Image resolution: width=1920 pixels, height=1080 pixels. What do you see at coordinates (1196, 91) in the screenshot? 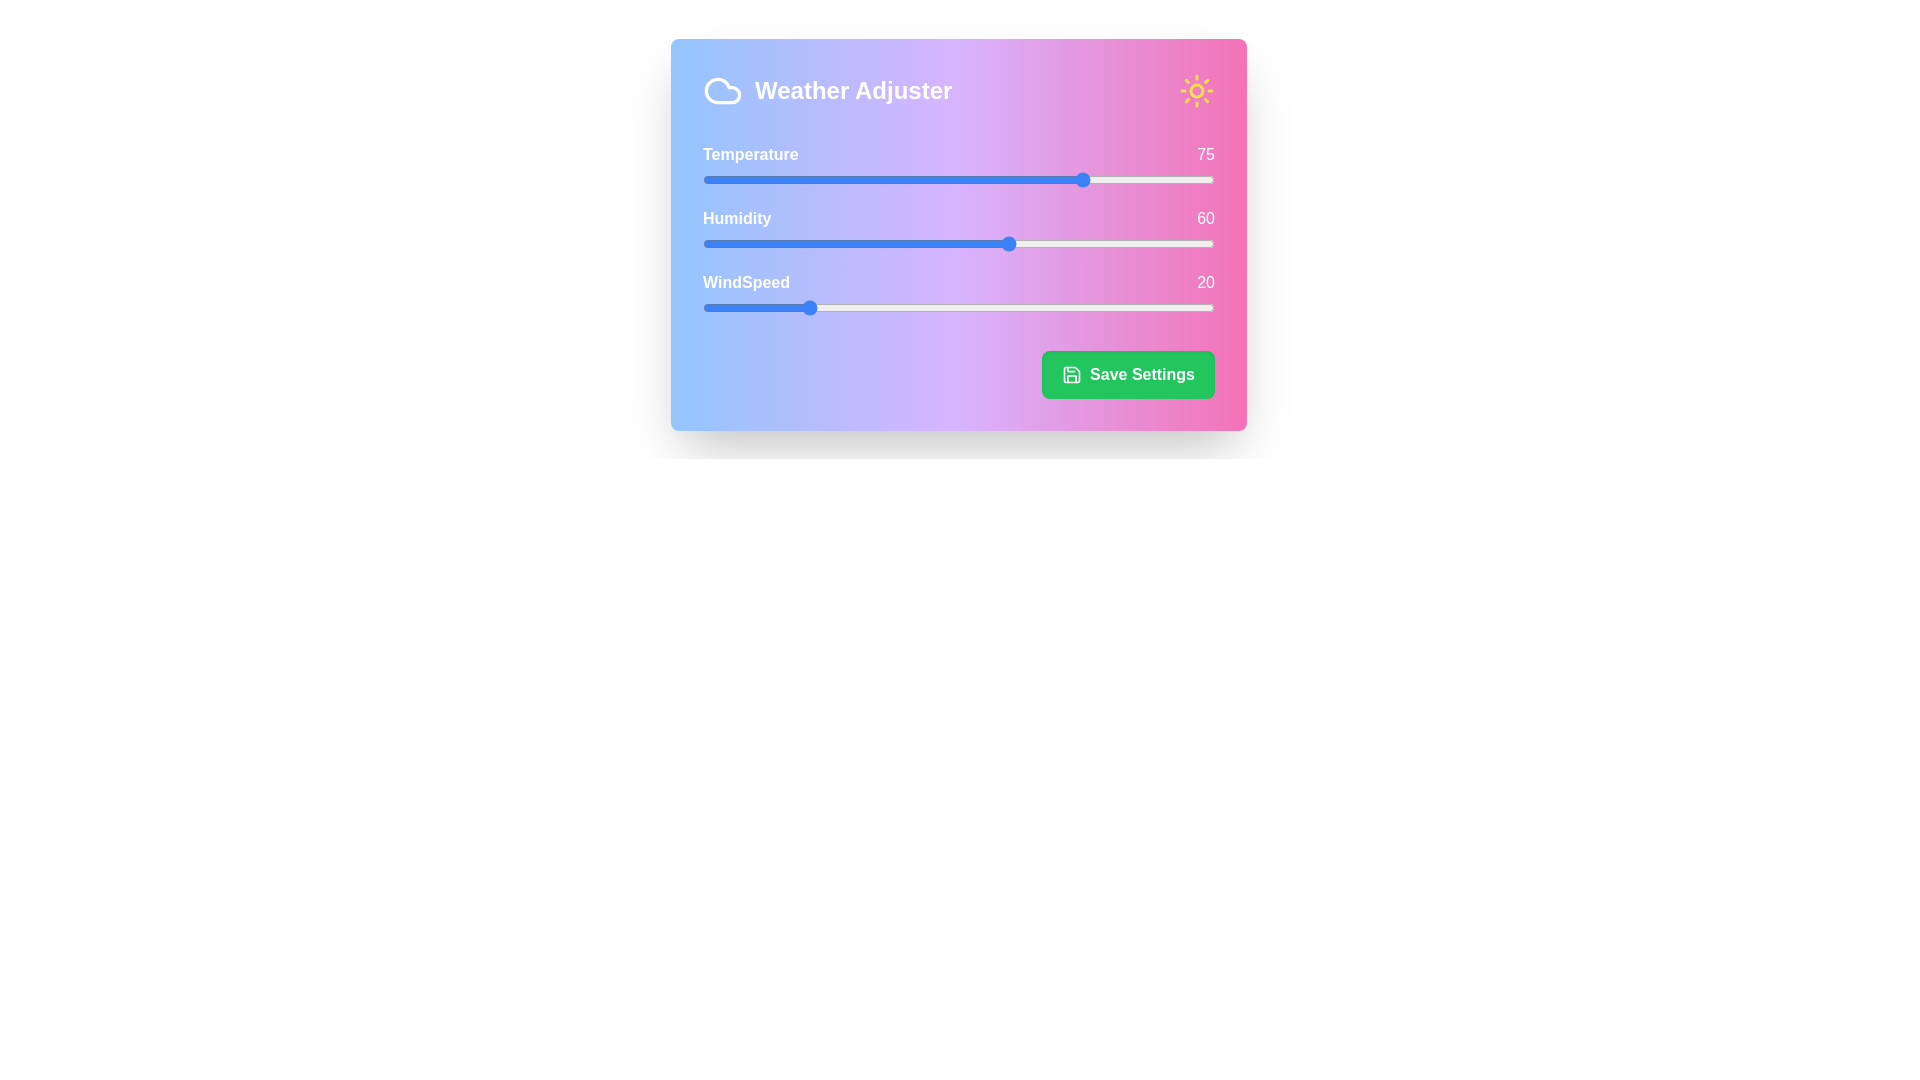
I see `the circular sun icon with surrounding rays, styled in bright yellow over a pink background, located at the upper-right corner of the weather adjustment interface` at bounding box center [1196, 91].